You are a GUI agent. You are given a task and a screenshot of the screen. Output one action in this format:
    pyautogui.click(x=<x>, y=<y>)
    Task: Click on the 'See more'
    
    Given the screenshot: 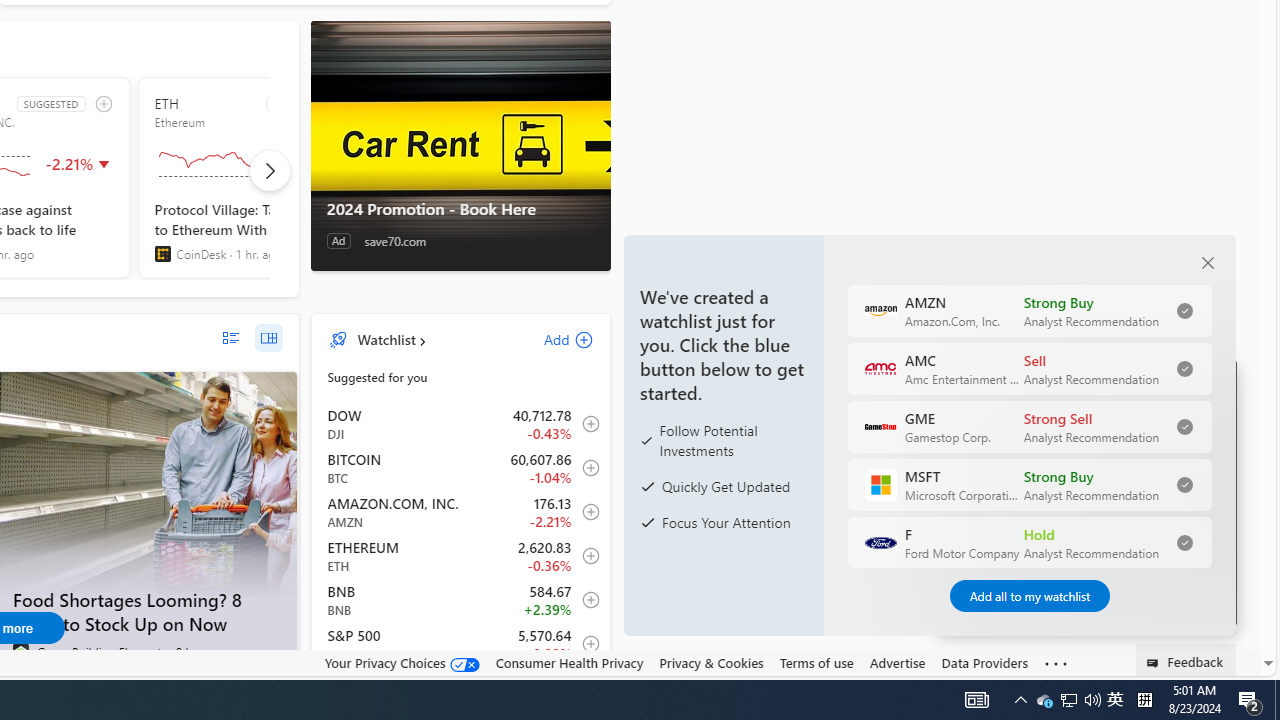 What is the action you would take?
    pyautogui.click(x=1055, y=664)
    